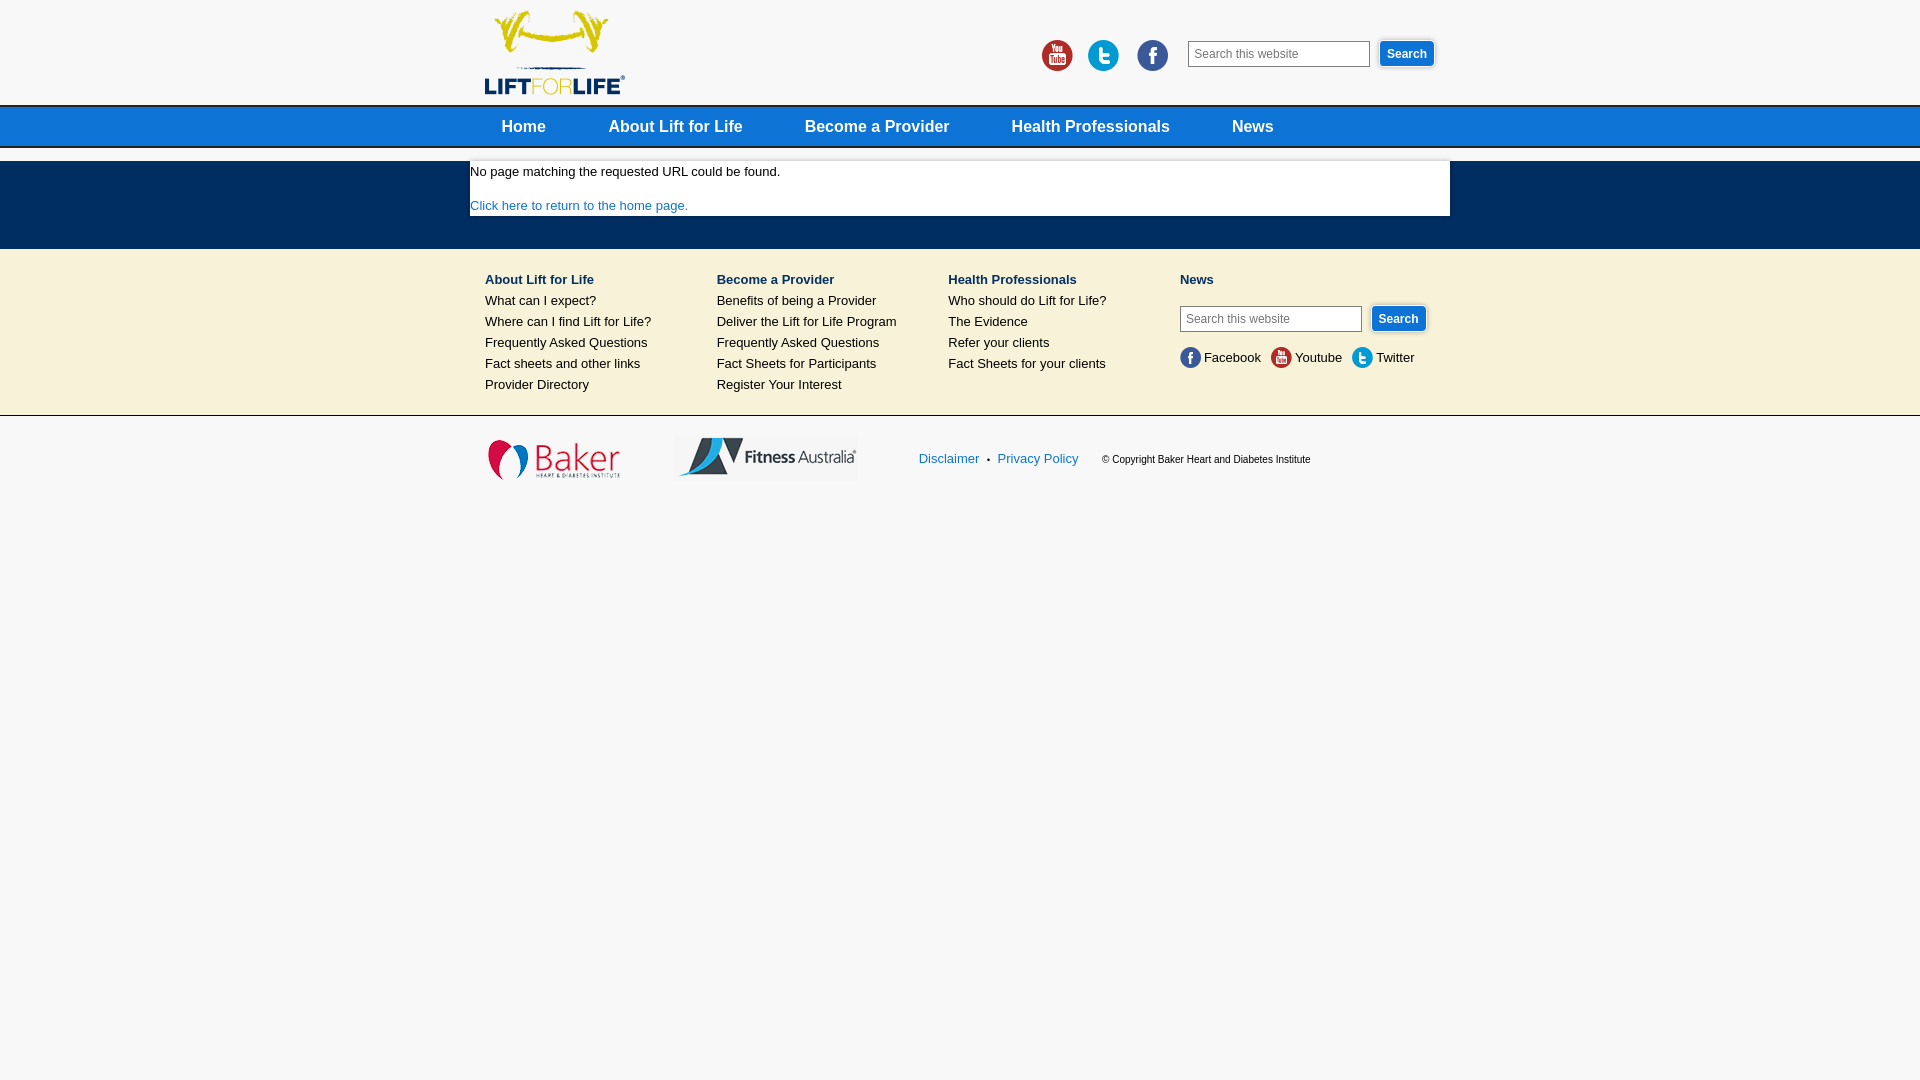 This screenshot has height=1080, width=1920. I want to click on 'Where can I find Lift for Life?', so click(588, 320).